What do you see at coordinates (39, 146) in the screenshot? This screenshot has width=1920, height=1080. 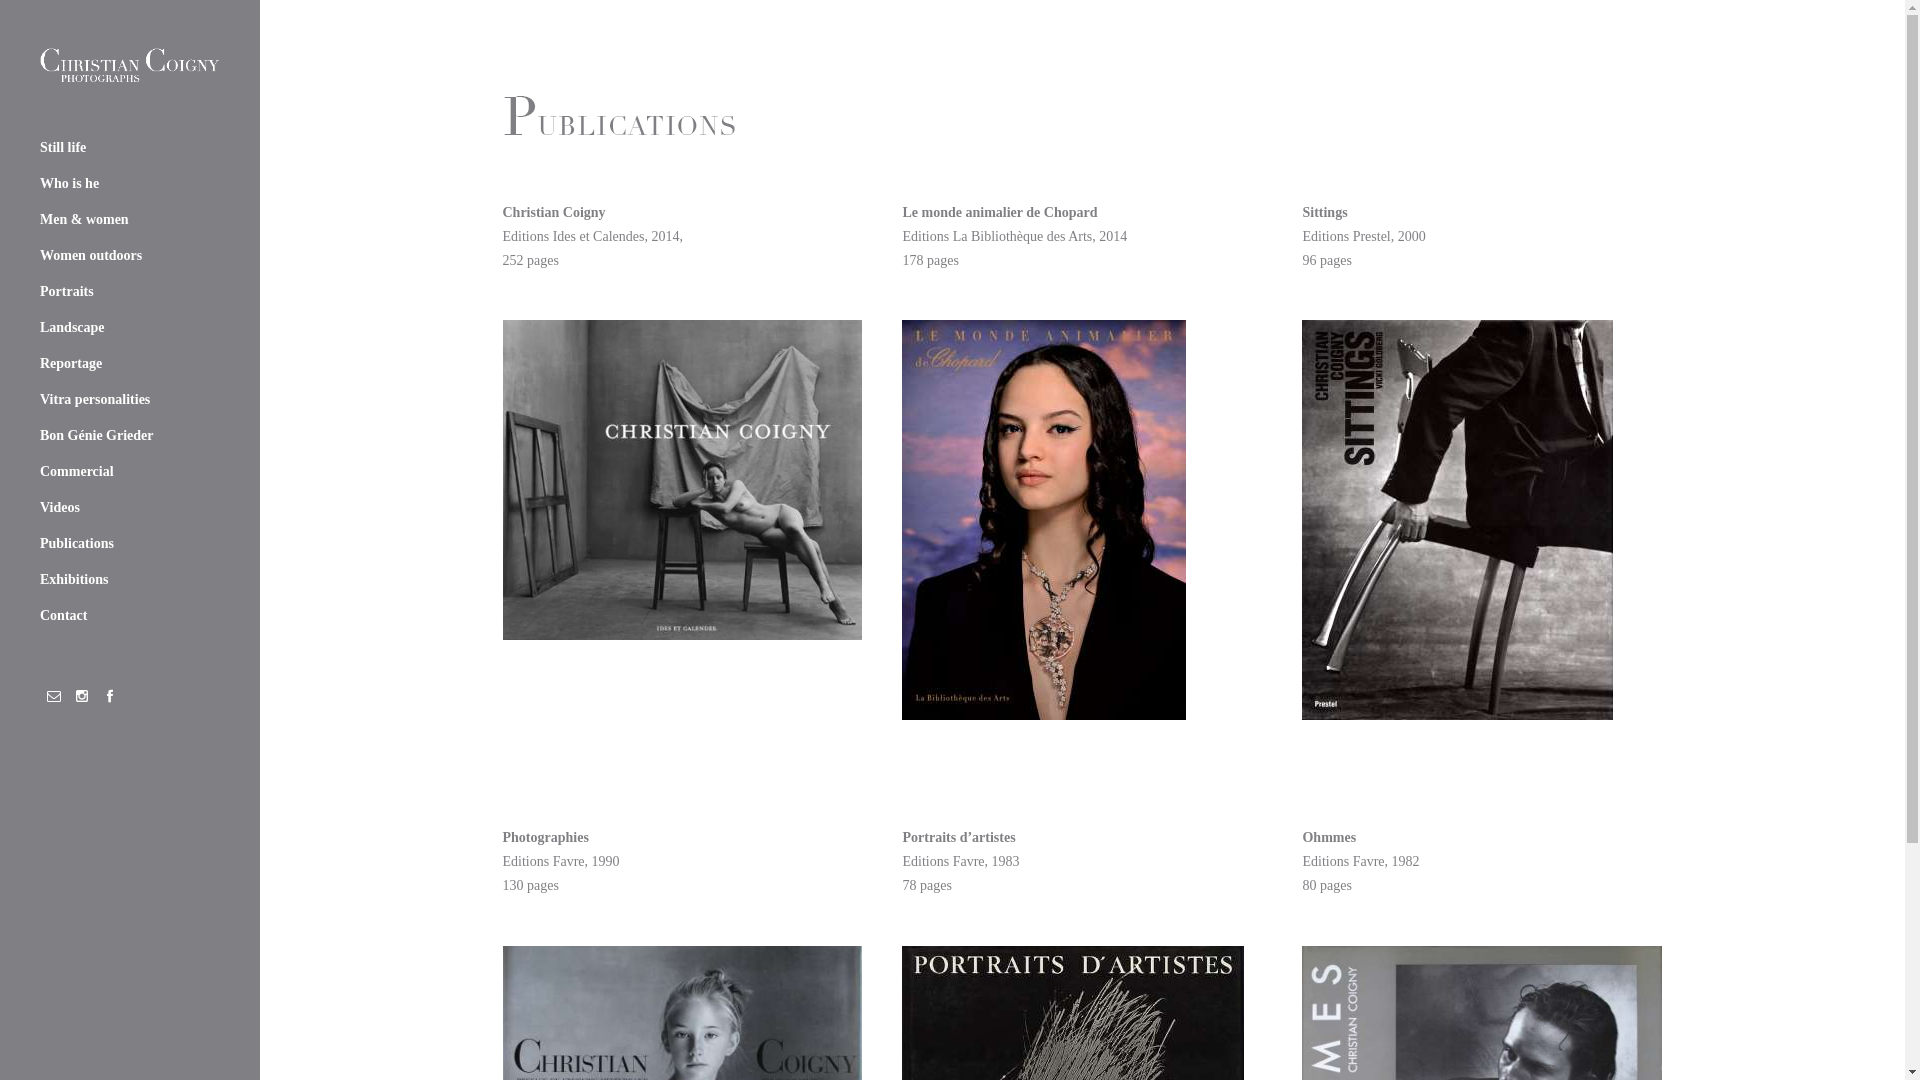 I see `'Still life'` at bounding box center [39, 146].